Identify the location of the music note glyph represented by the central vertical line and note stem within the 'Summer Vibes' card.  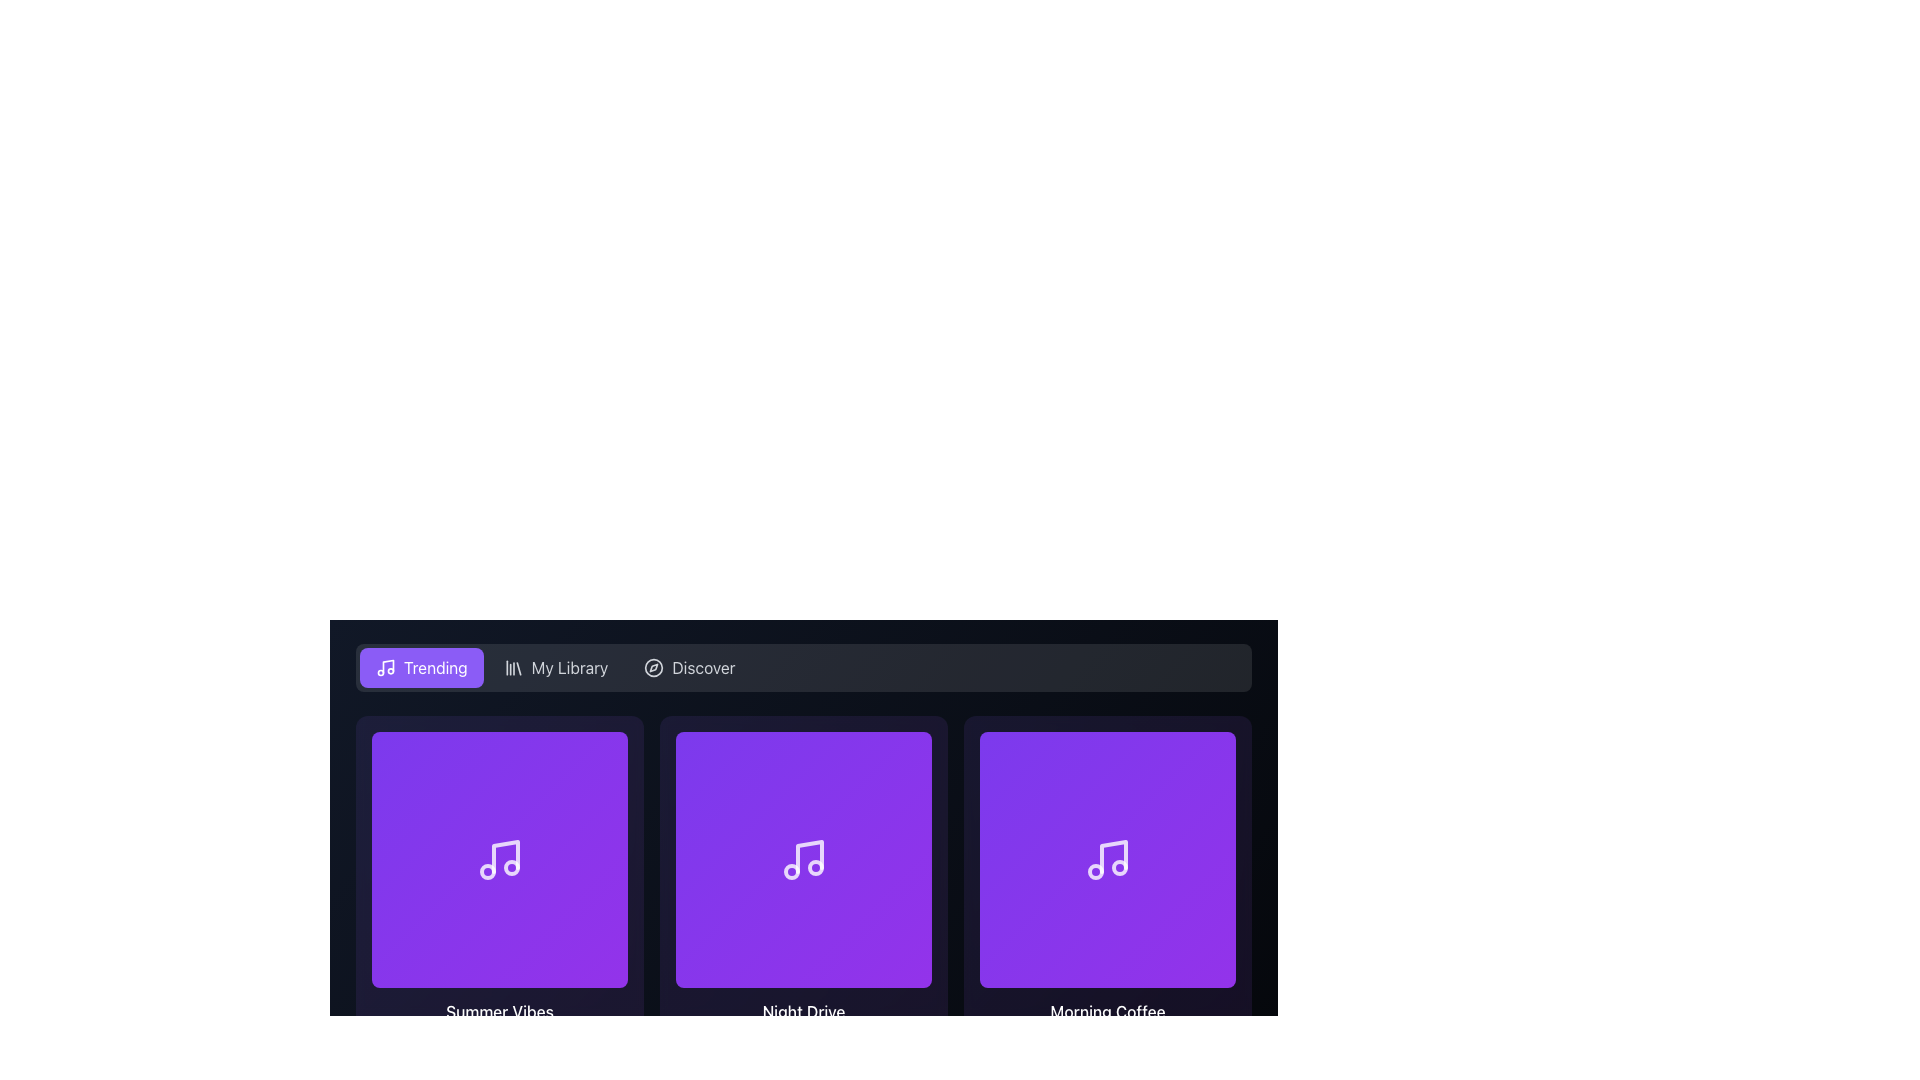
(505, 855).